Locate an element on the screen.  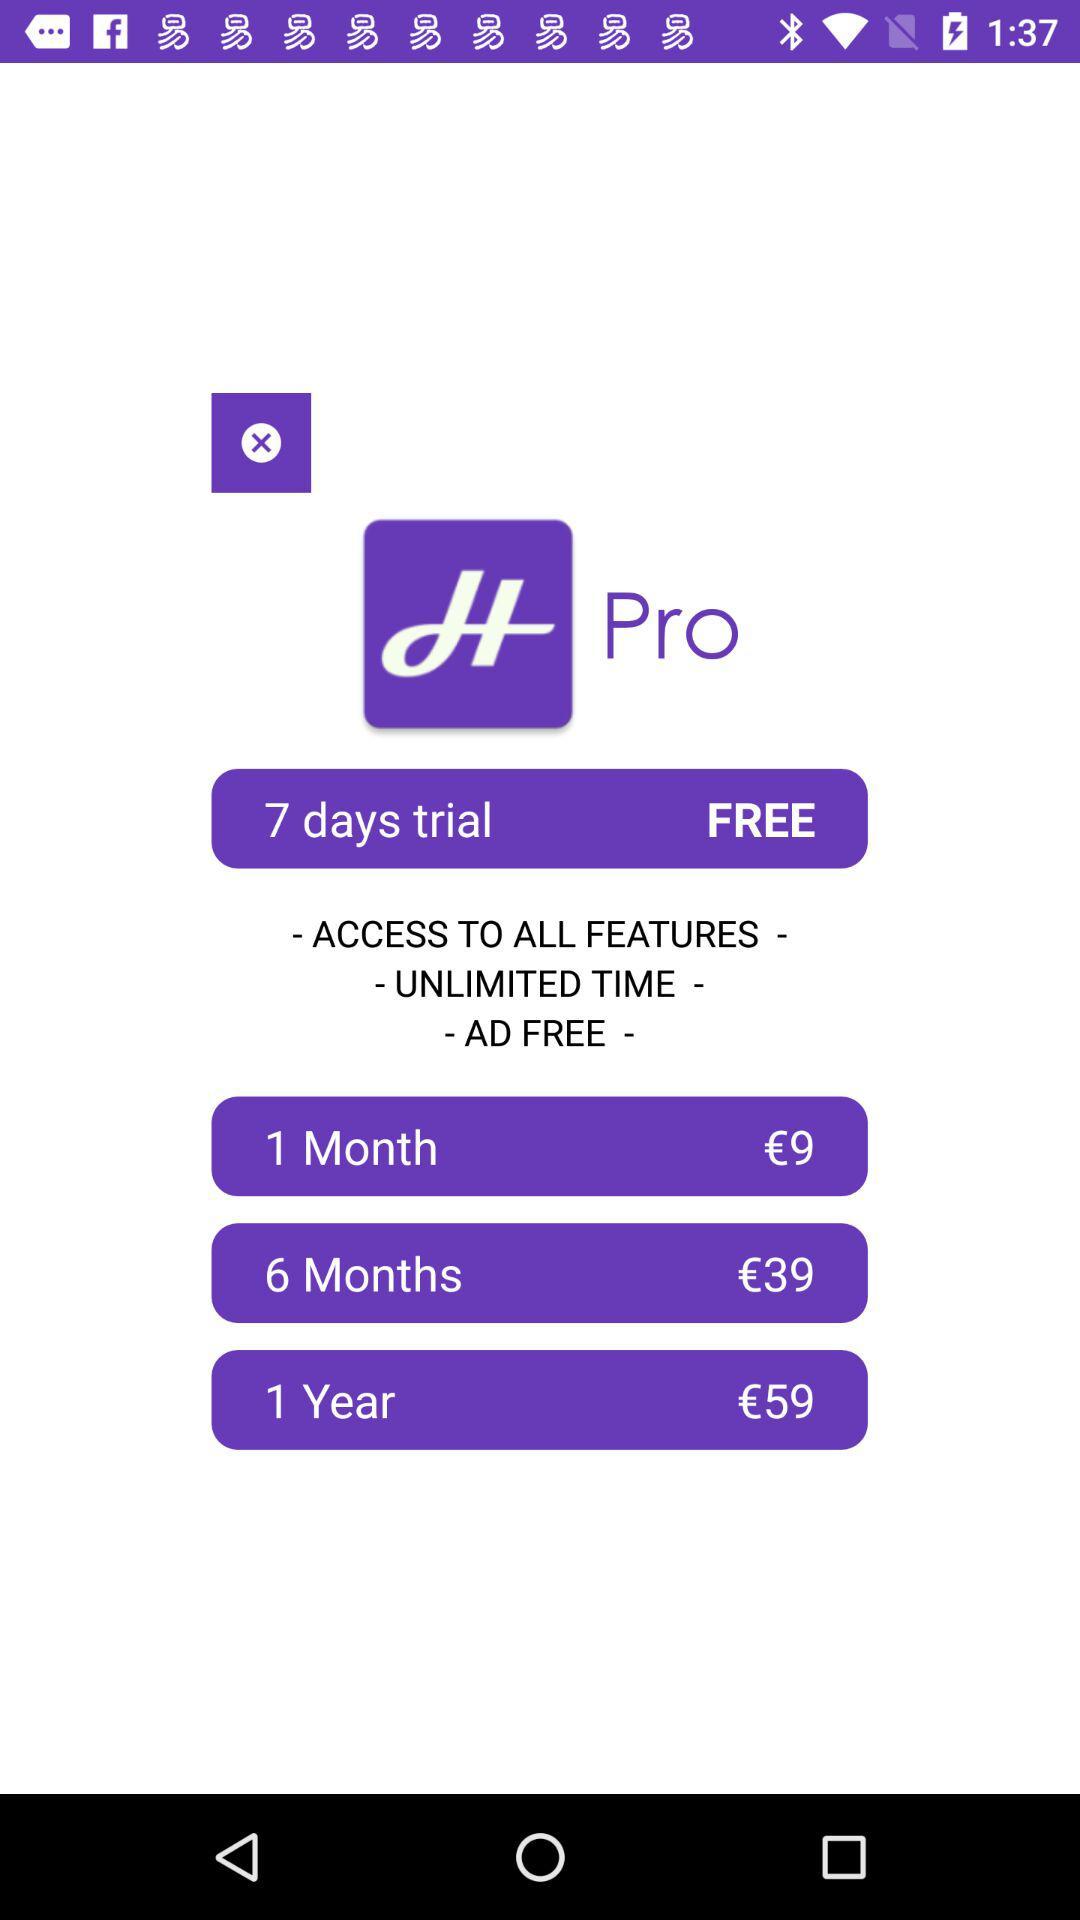
the program is located at coordinates (260, 441).